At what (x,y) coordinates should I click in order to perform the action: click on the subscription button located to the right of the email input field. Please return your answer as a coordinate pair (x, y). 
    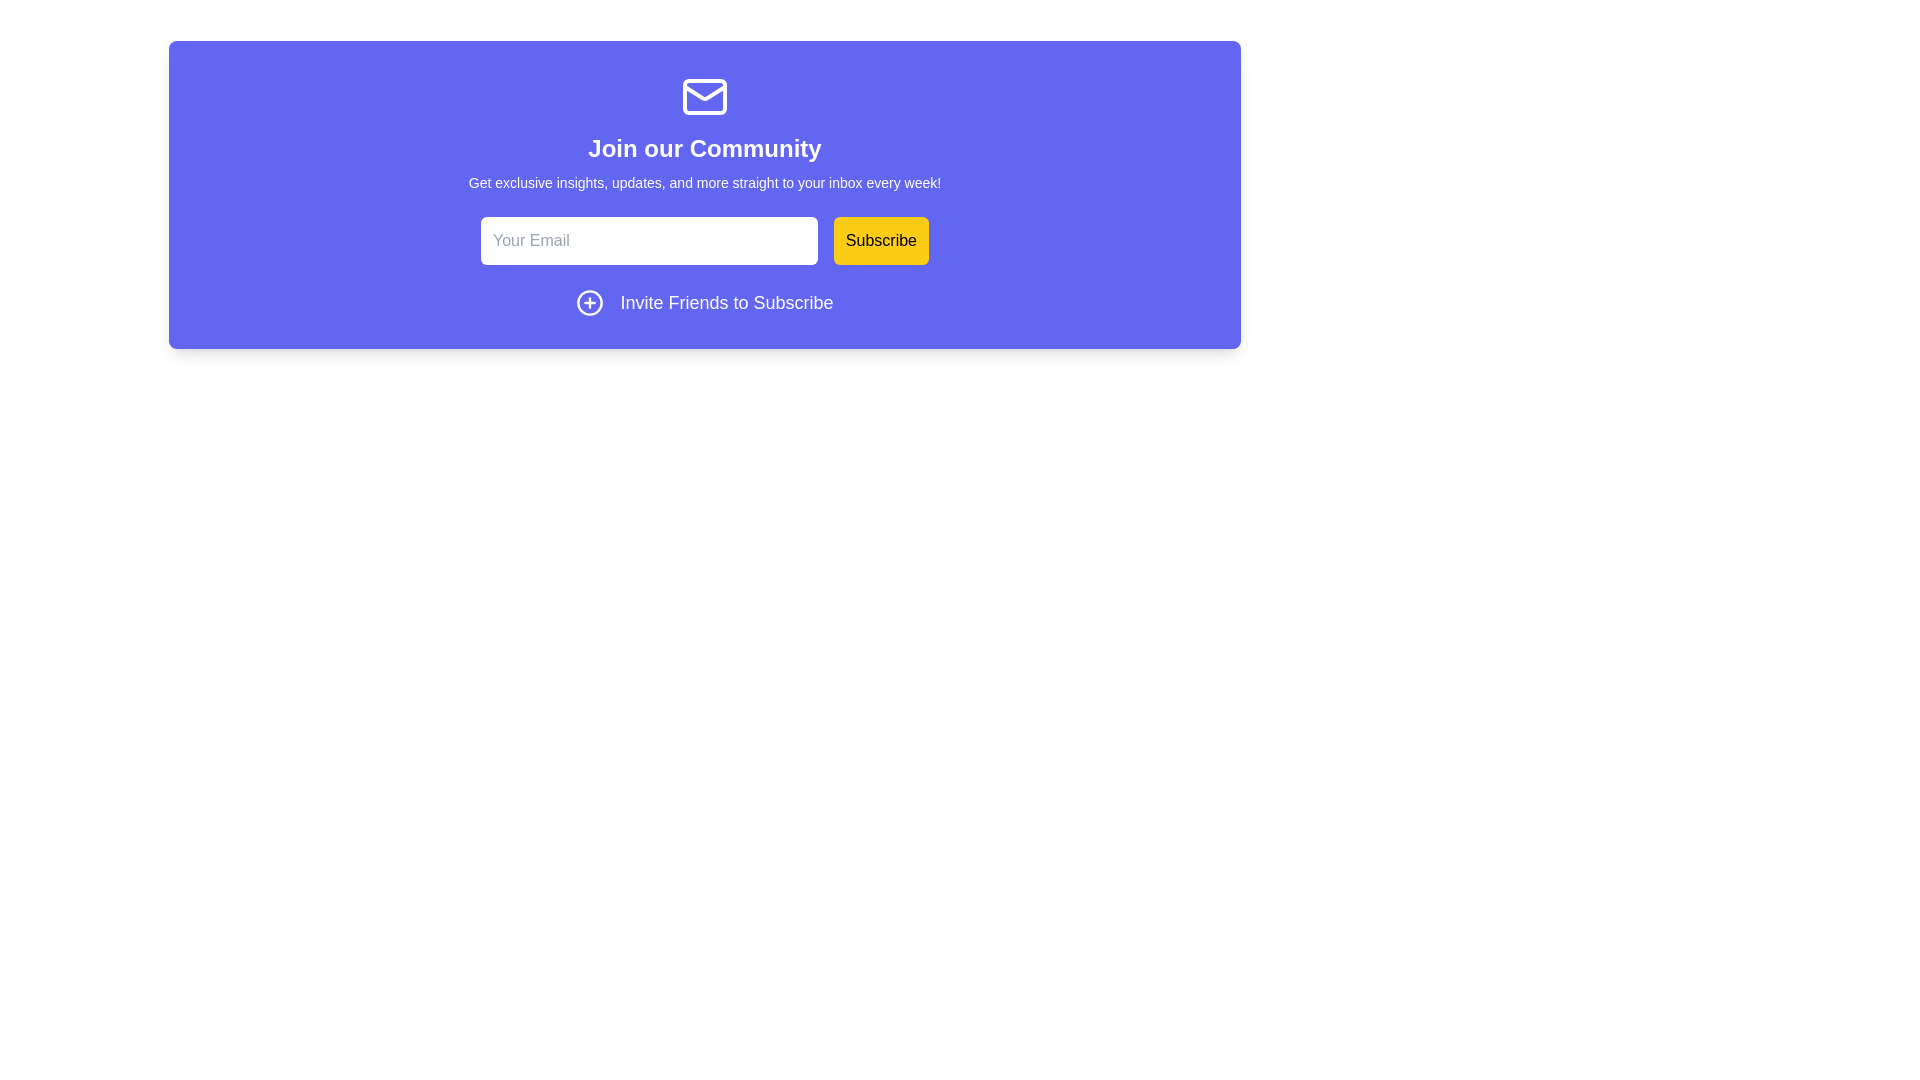
    Looking at the image, I should click on (880, 239).